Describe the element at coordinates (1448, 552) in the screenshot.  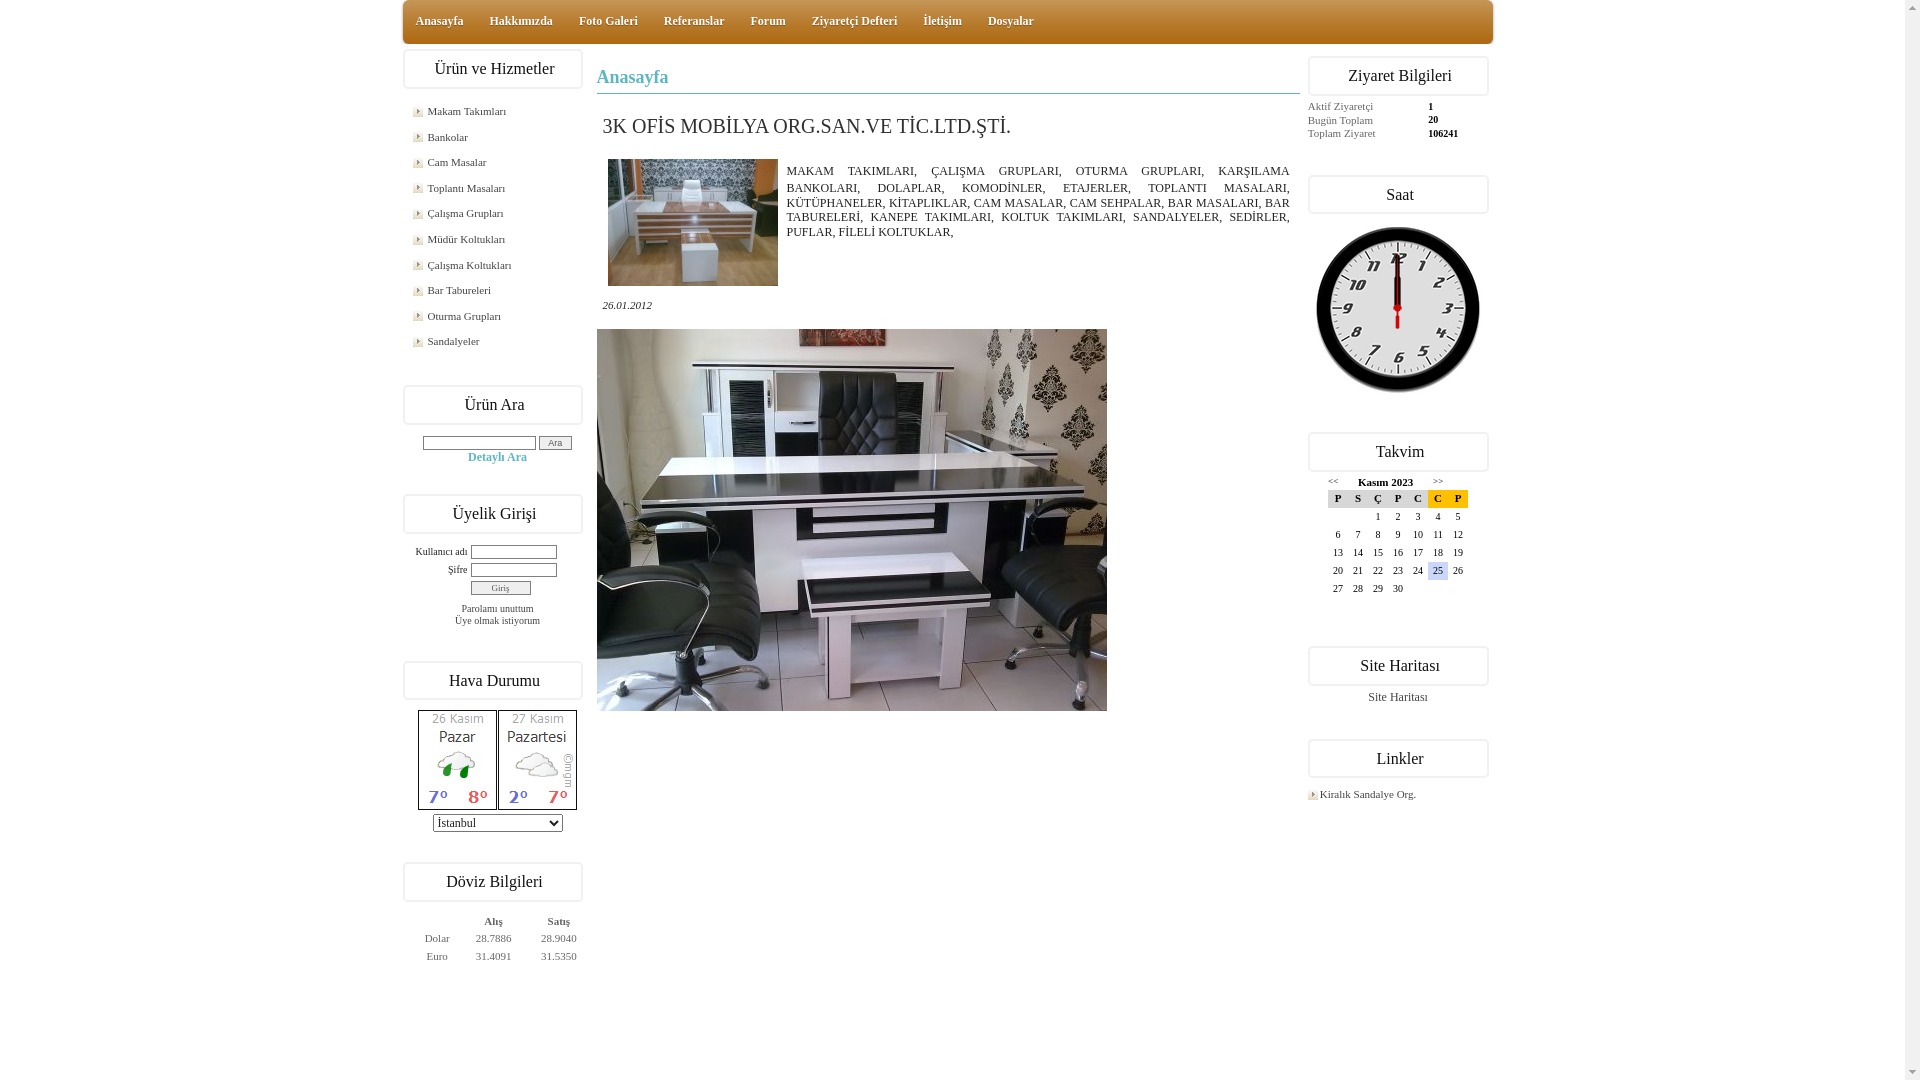
I see `'19'` at that location.